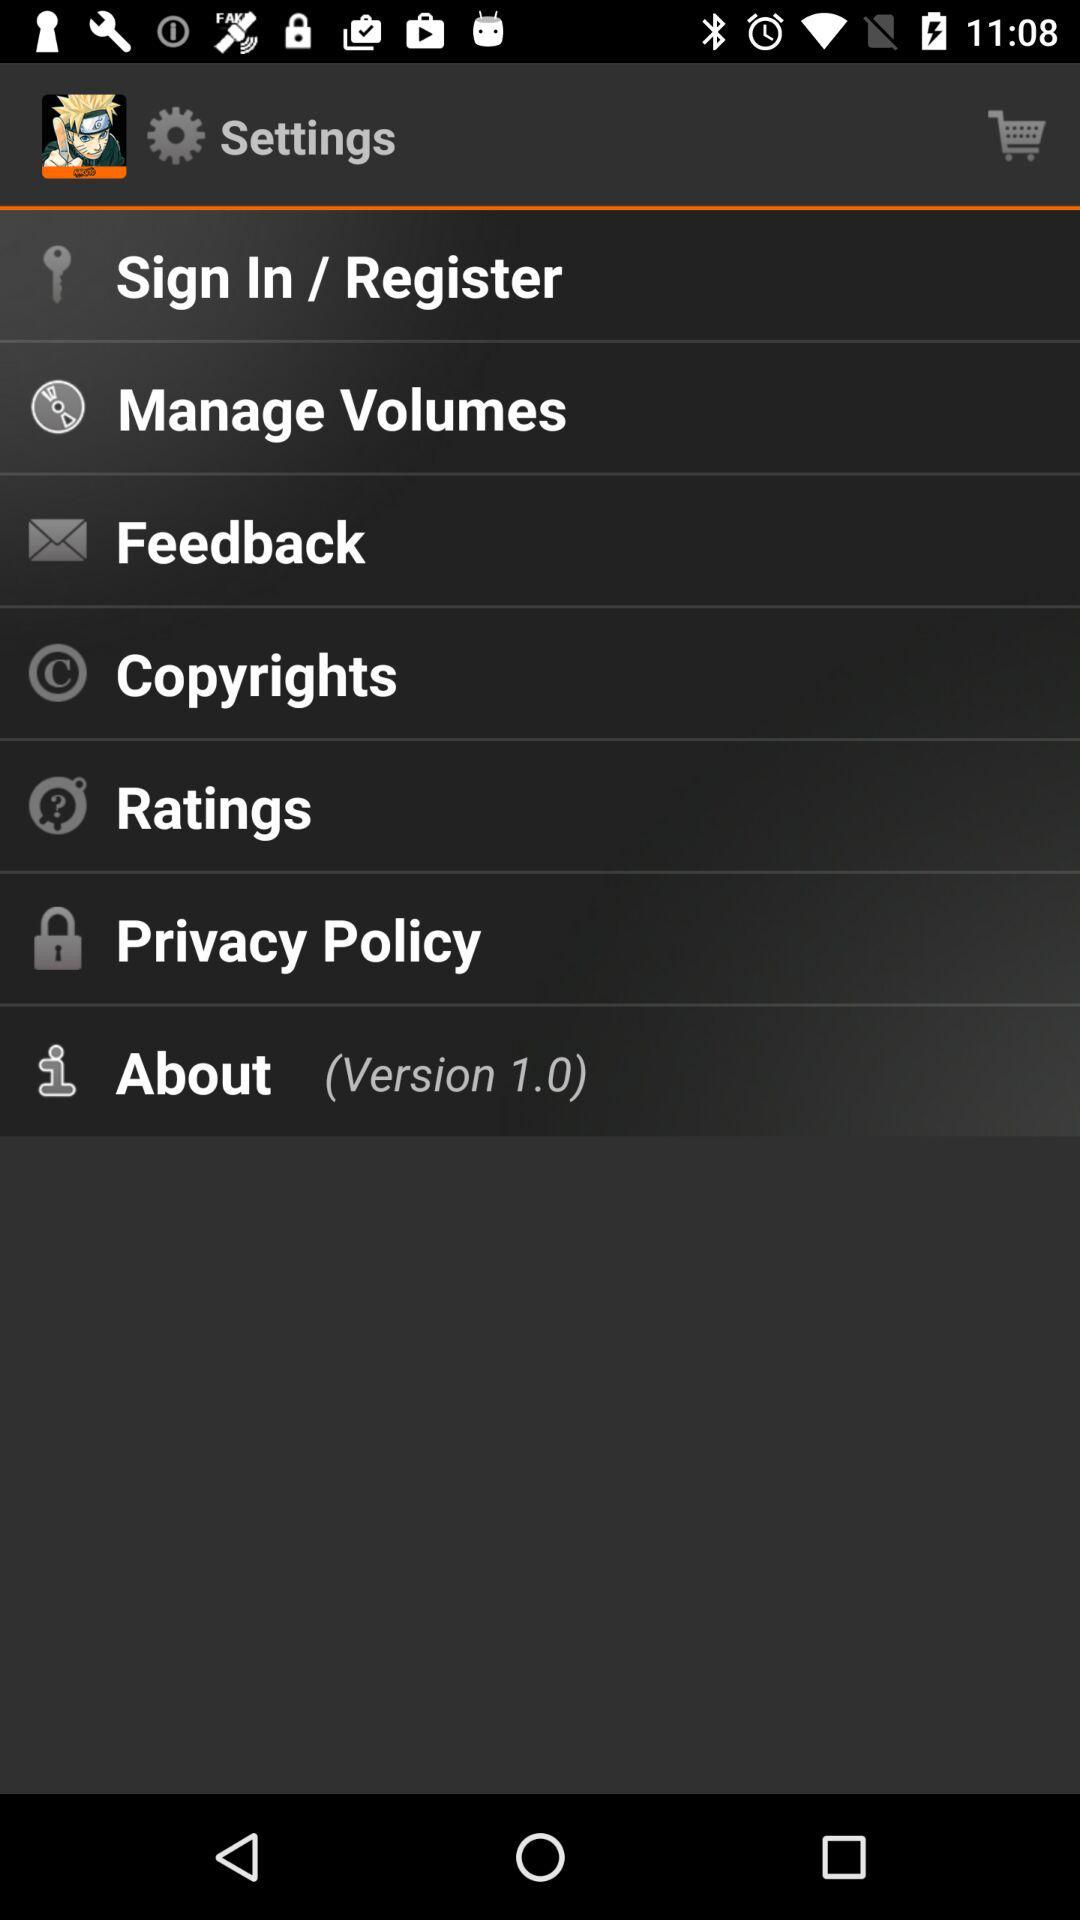  I want to click on the icon above the ratings icon, so click(255, 673).